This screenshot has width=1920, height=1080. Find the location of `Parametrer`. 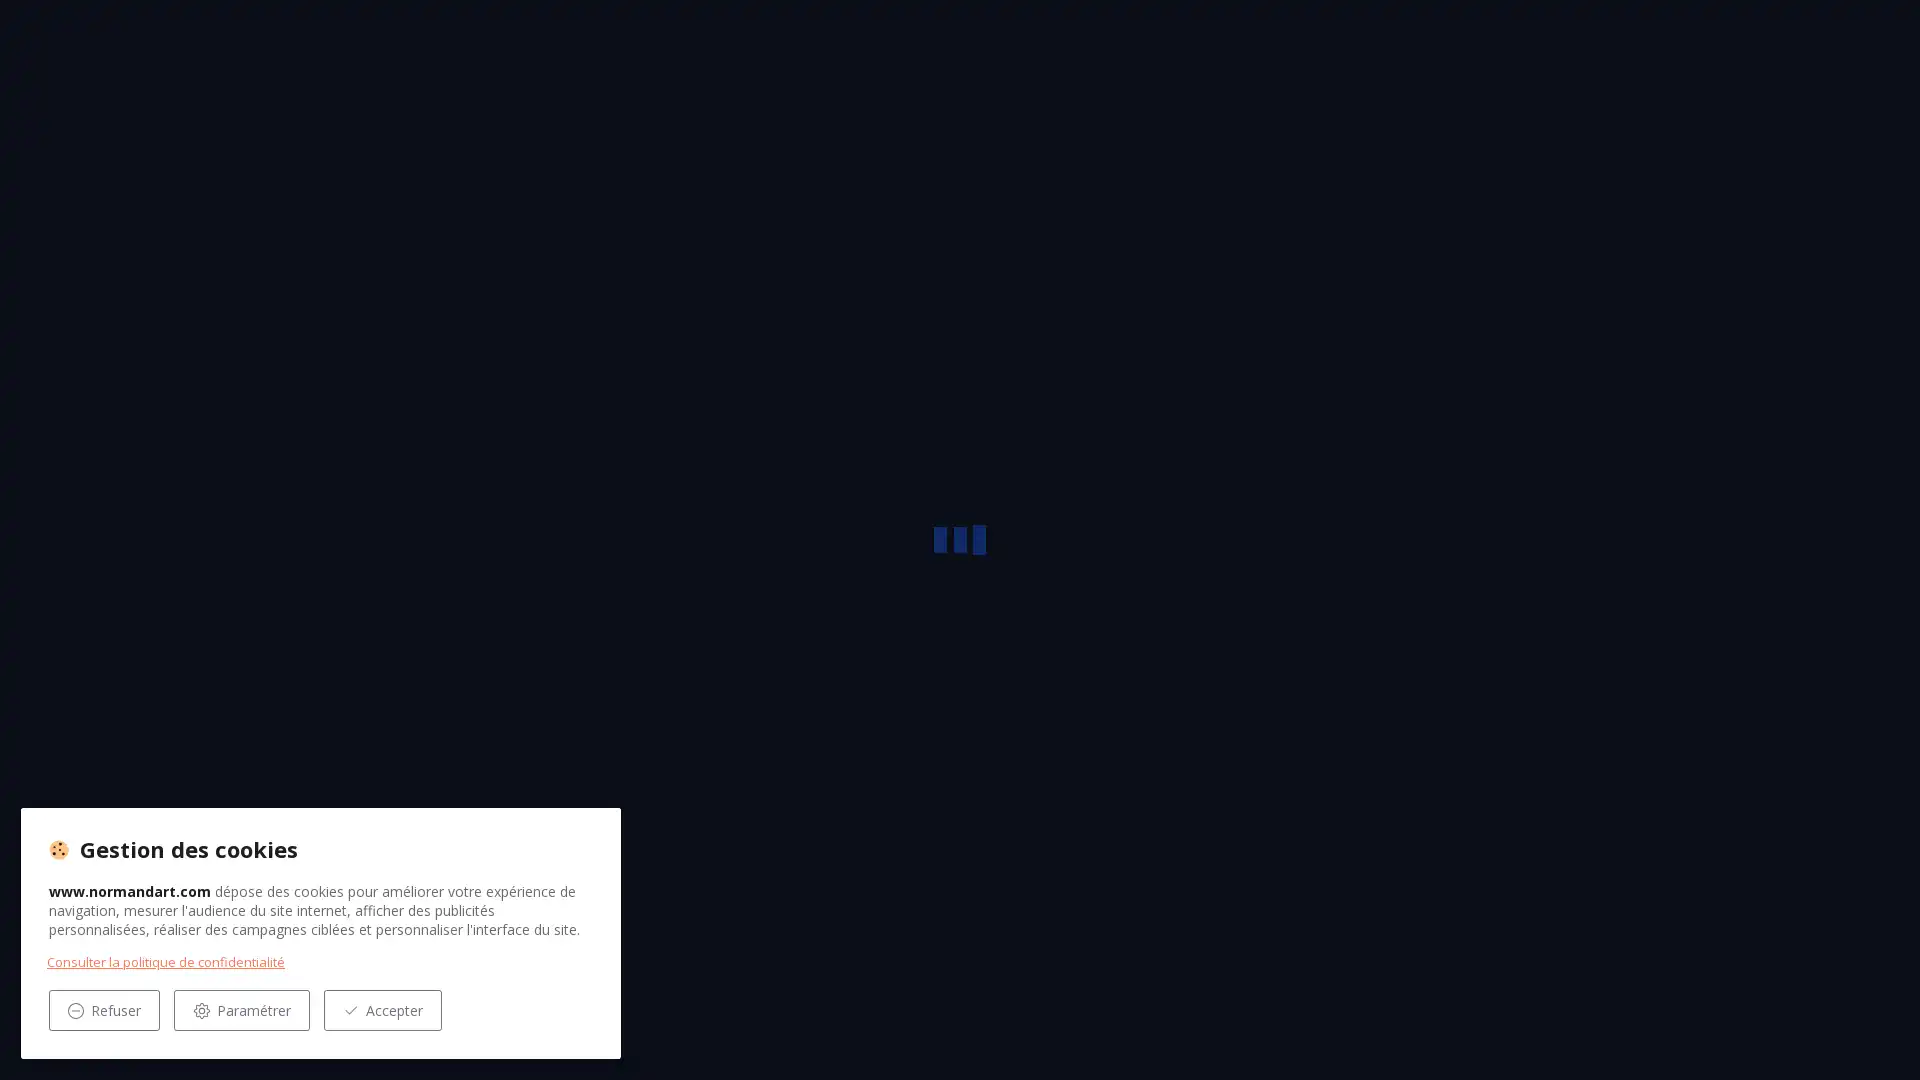

Parametrer is located at coordinates (240, 1010).